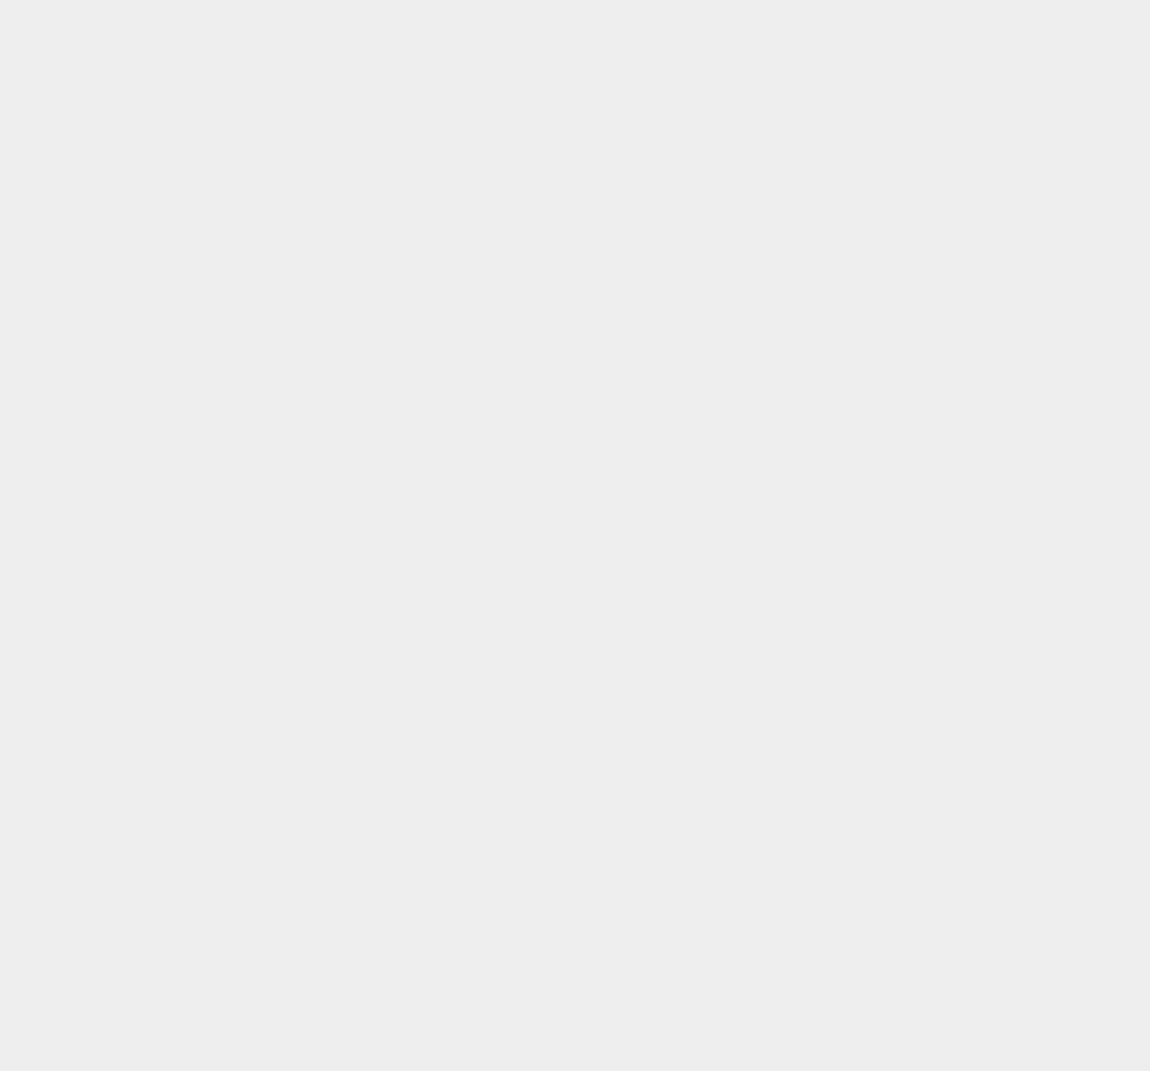  Describe the element at coordinates (871, 885) in the screenshot. I see `'Google Plus Pages'` at that location.